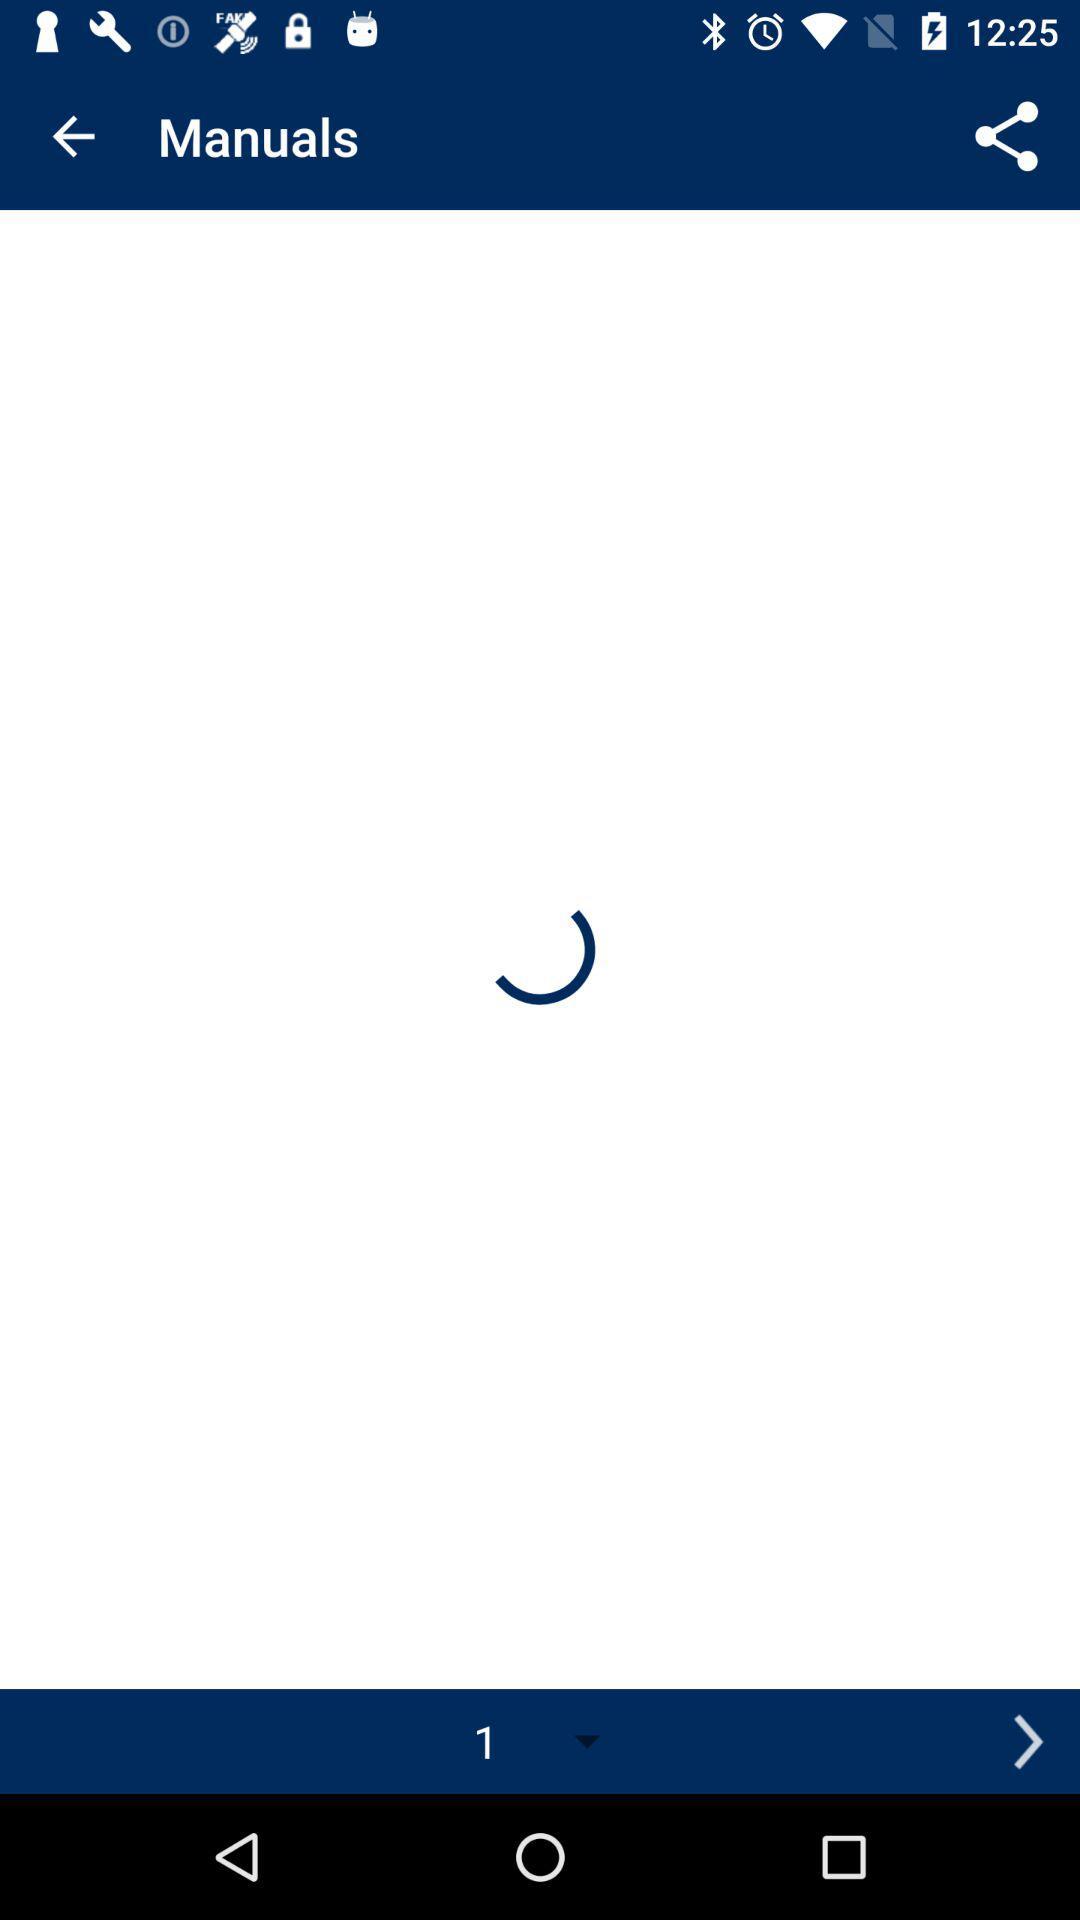 Image resolution: width=1080 pixels, height=1920 pixels. What do you see at coordinates (1027, 1740) in the screenshot?
I see `item to the right of the   1 icon` at bounding box center [1027, 1740].